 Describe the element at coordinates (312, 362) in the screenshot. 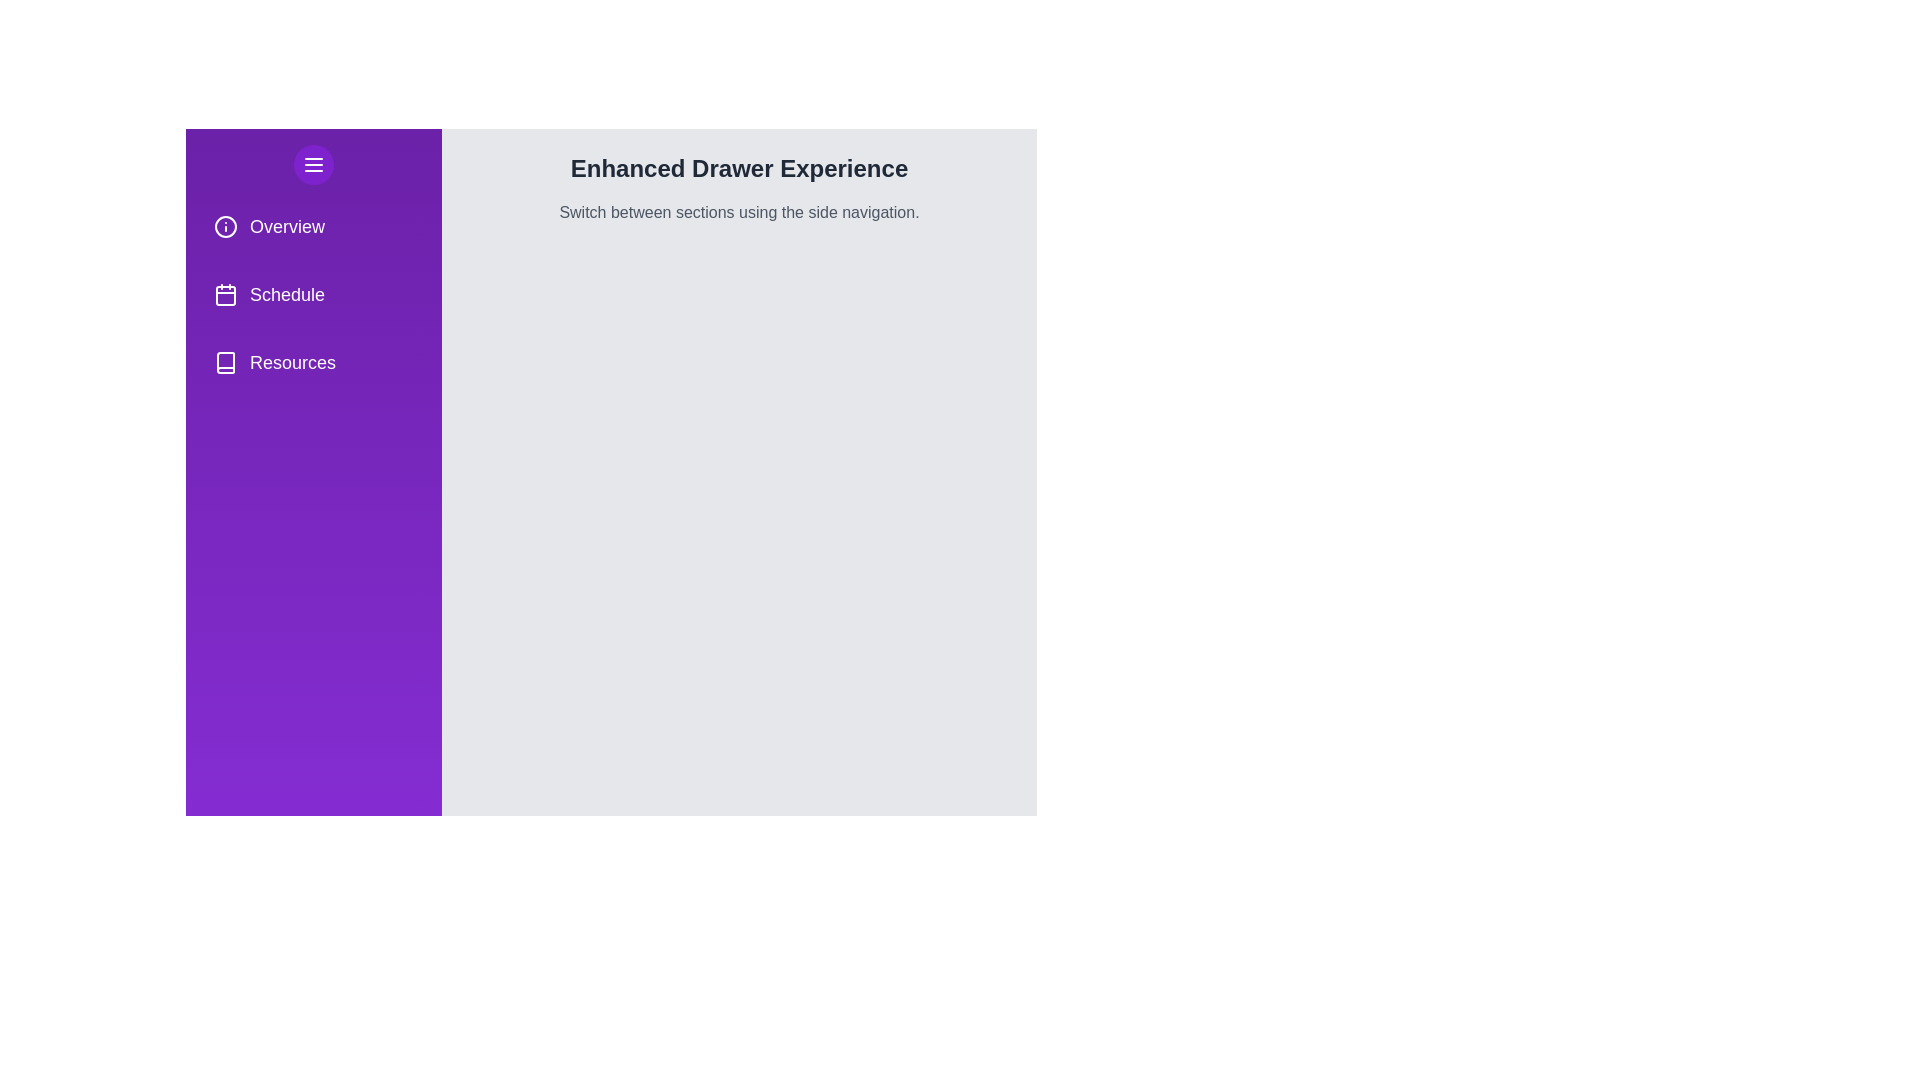

I see `the menu item Resources to observe visual feedback` at that location.